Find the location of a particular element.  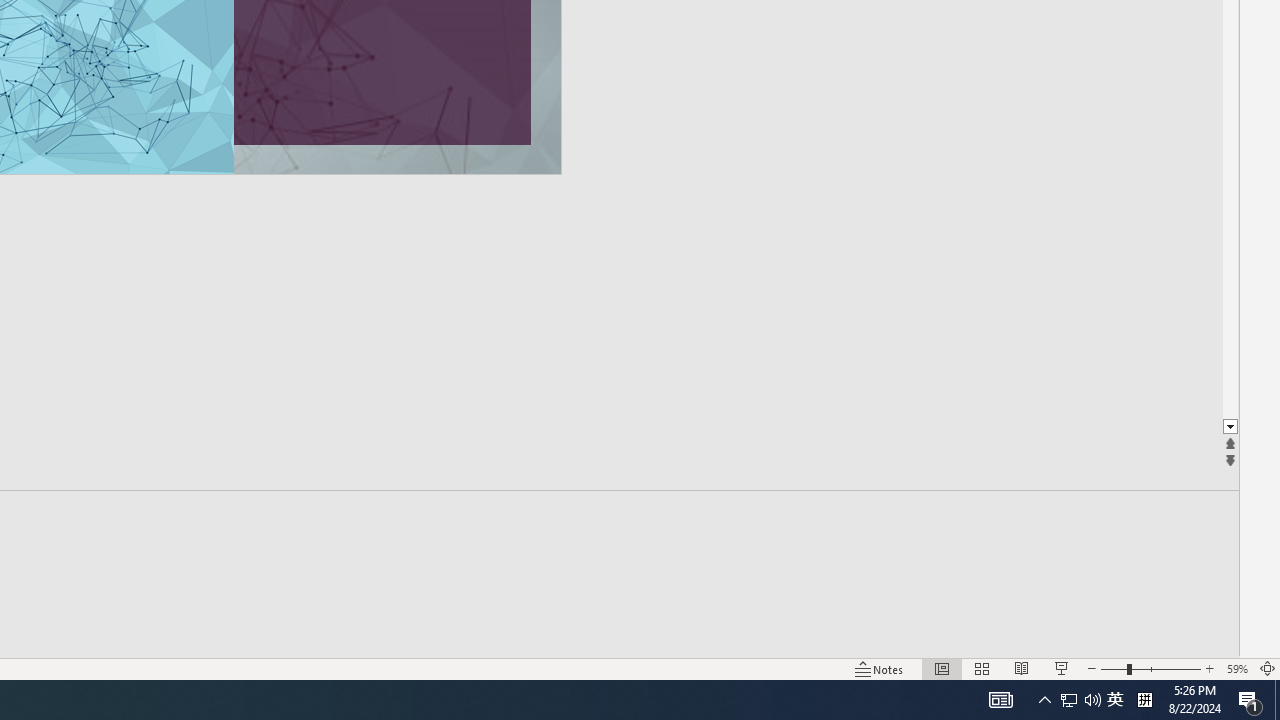

'Zoom 59%' is located at coordinates (1236, 669).